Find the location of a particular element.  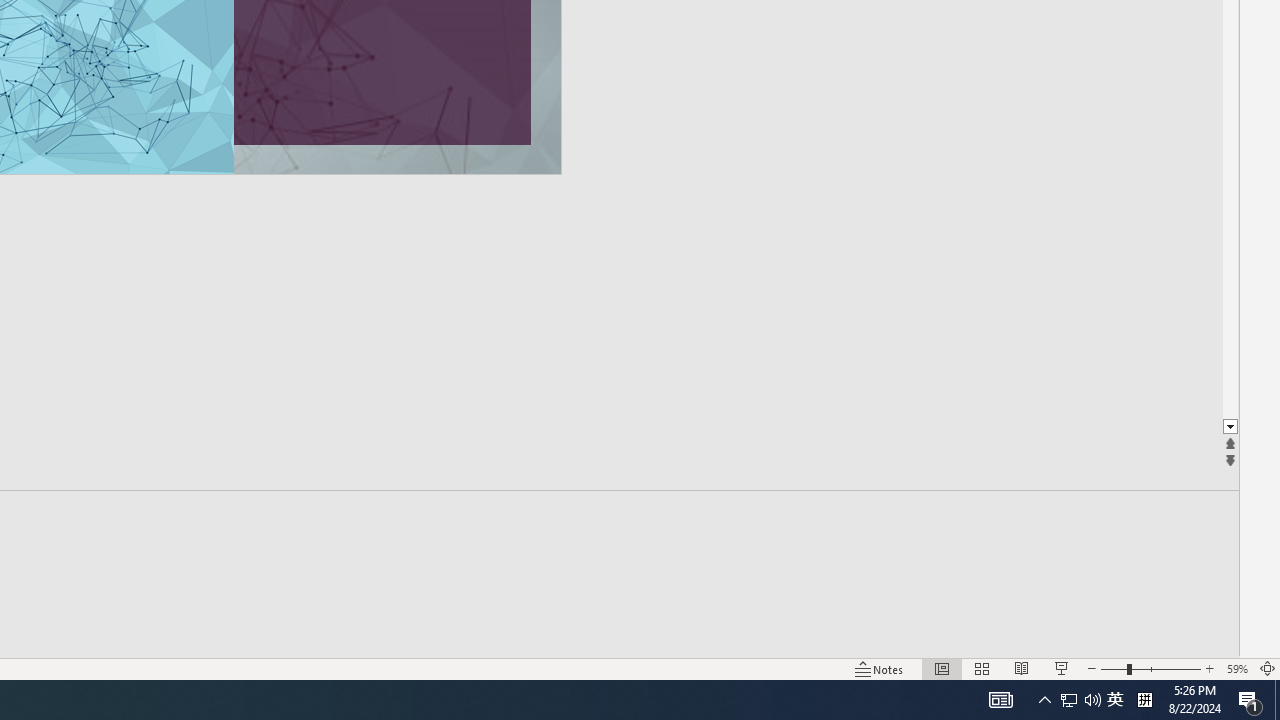

'Zoom 59%' is located at coordinates (1236, 669).